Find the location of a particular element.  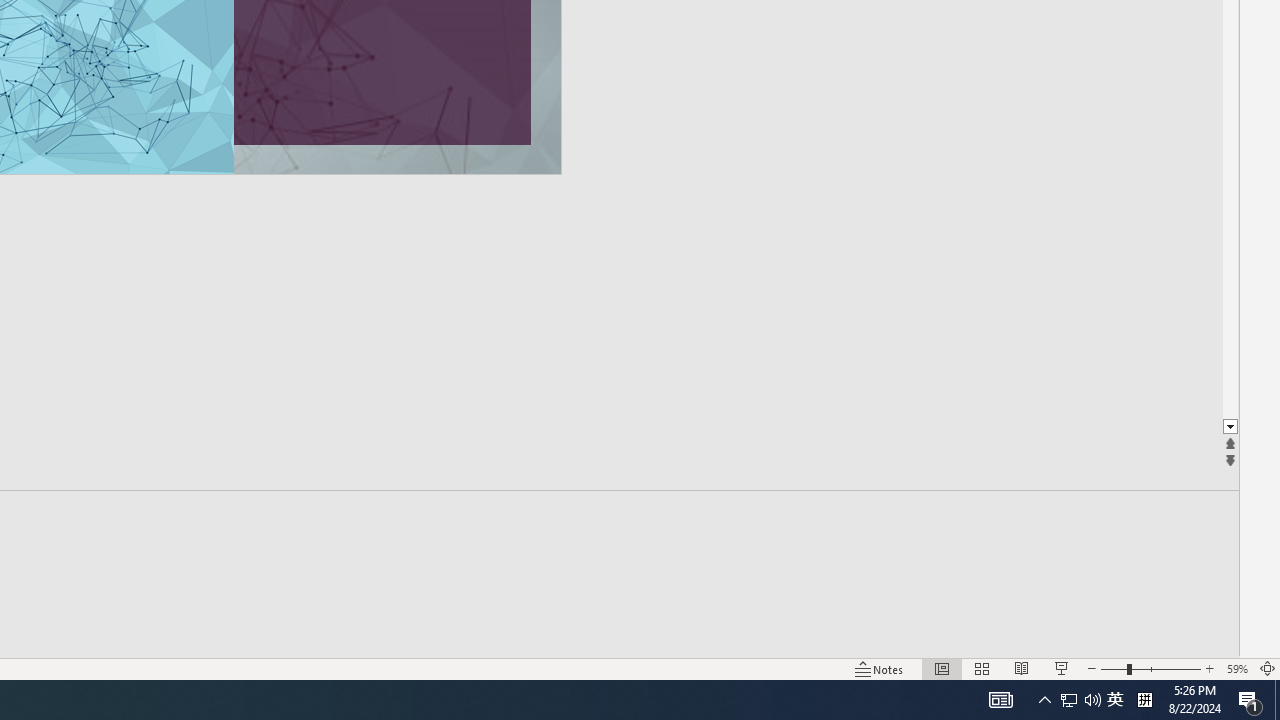

'Zoom 59%' is located at coordinates (1236, 669).